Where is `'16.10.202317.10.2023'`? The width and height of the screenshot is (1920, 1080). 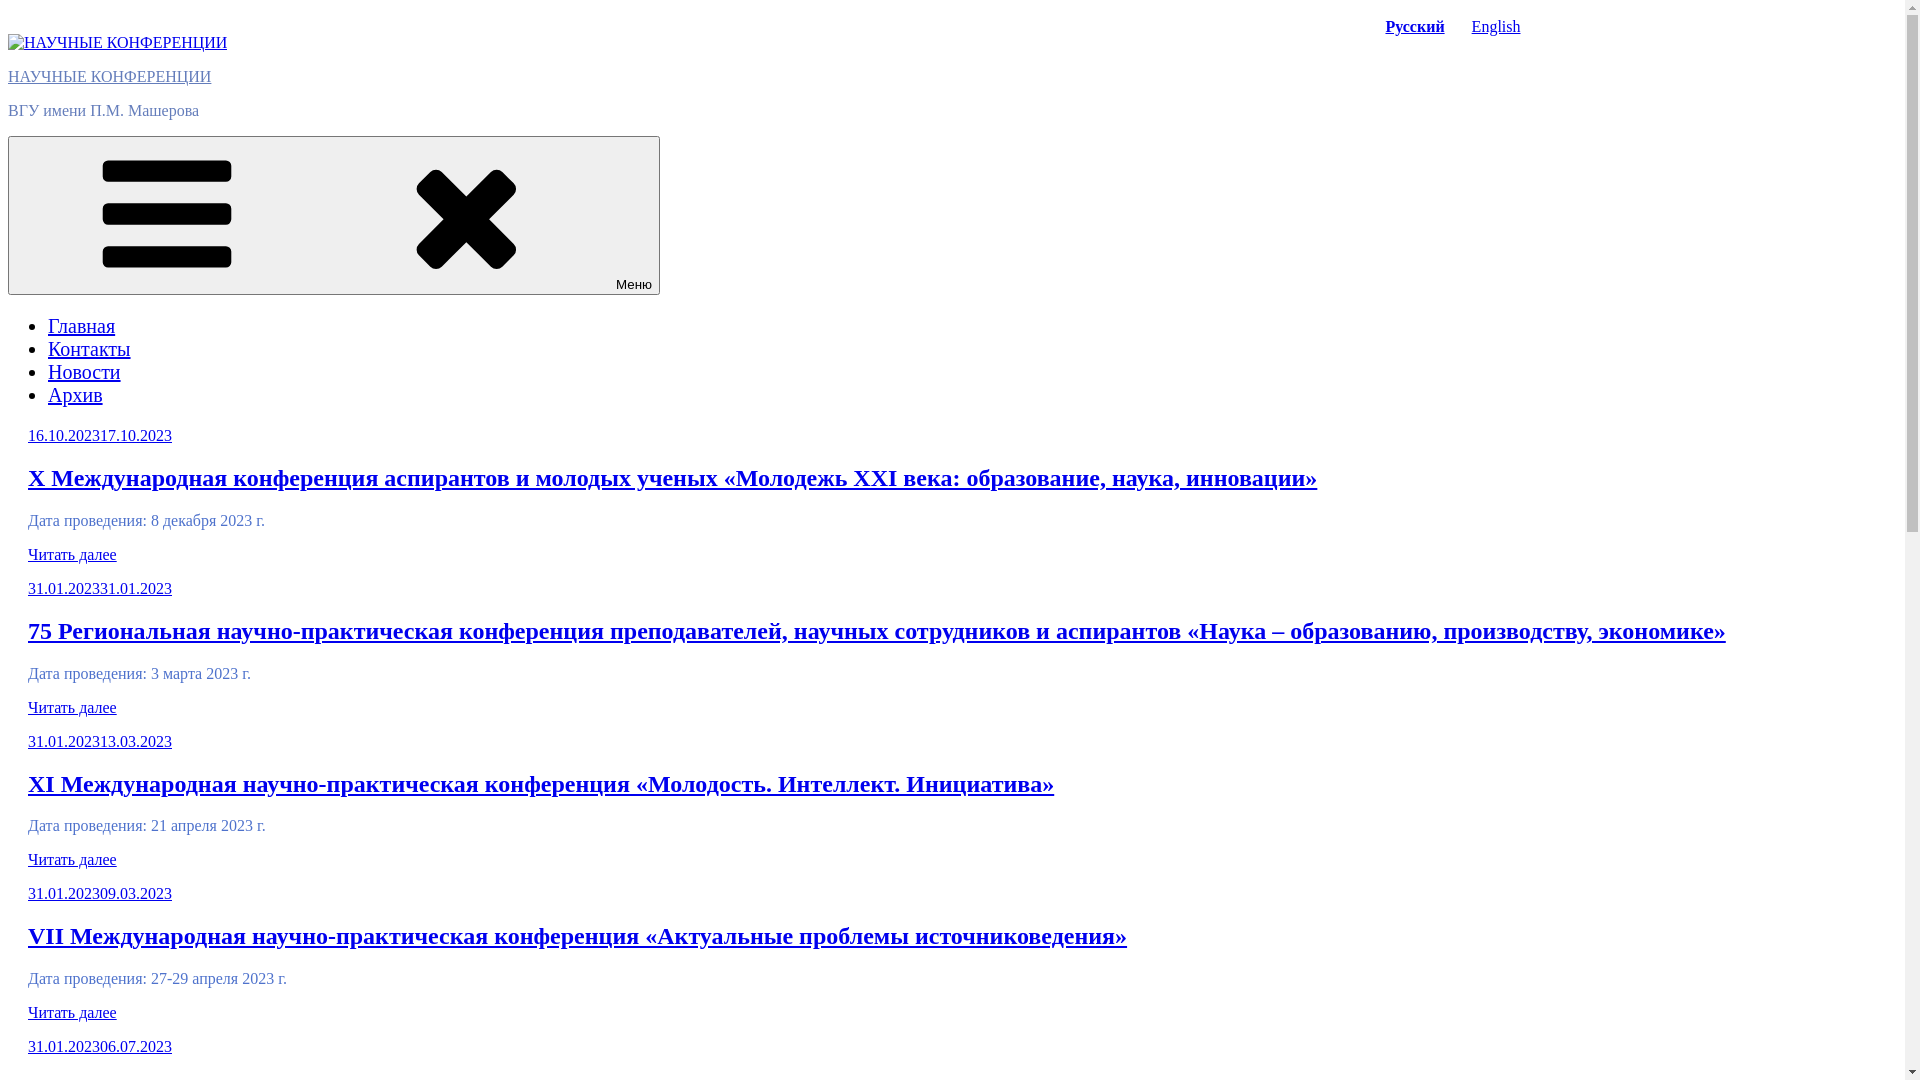
'16.10.202317.10.2023' is located at coordinates (99, 434).